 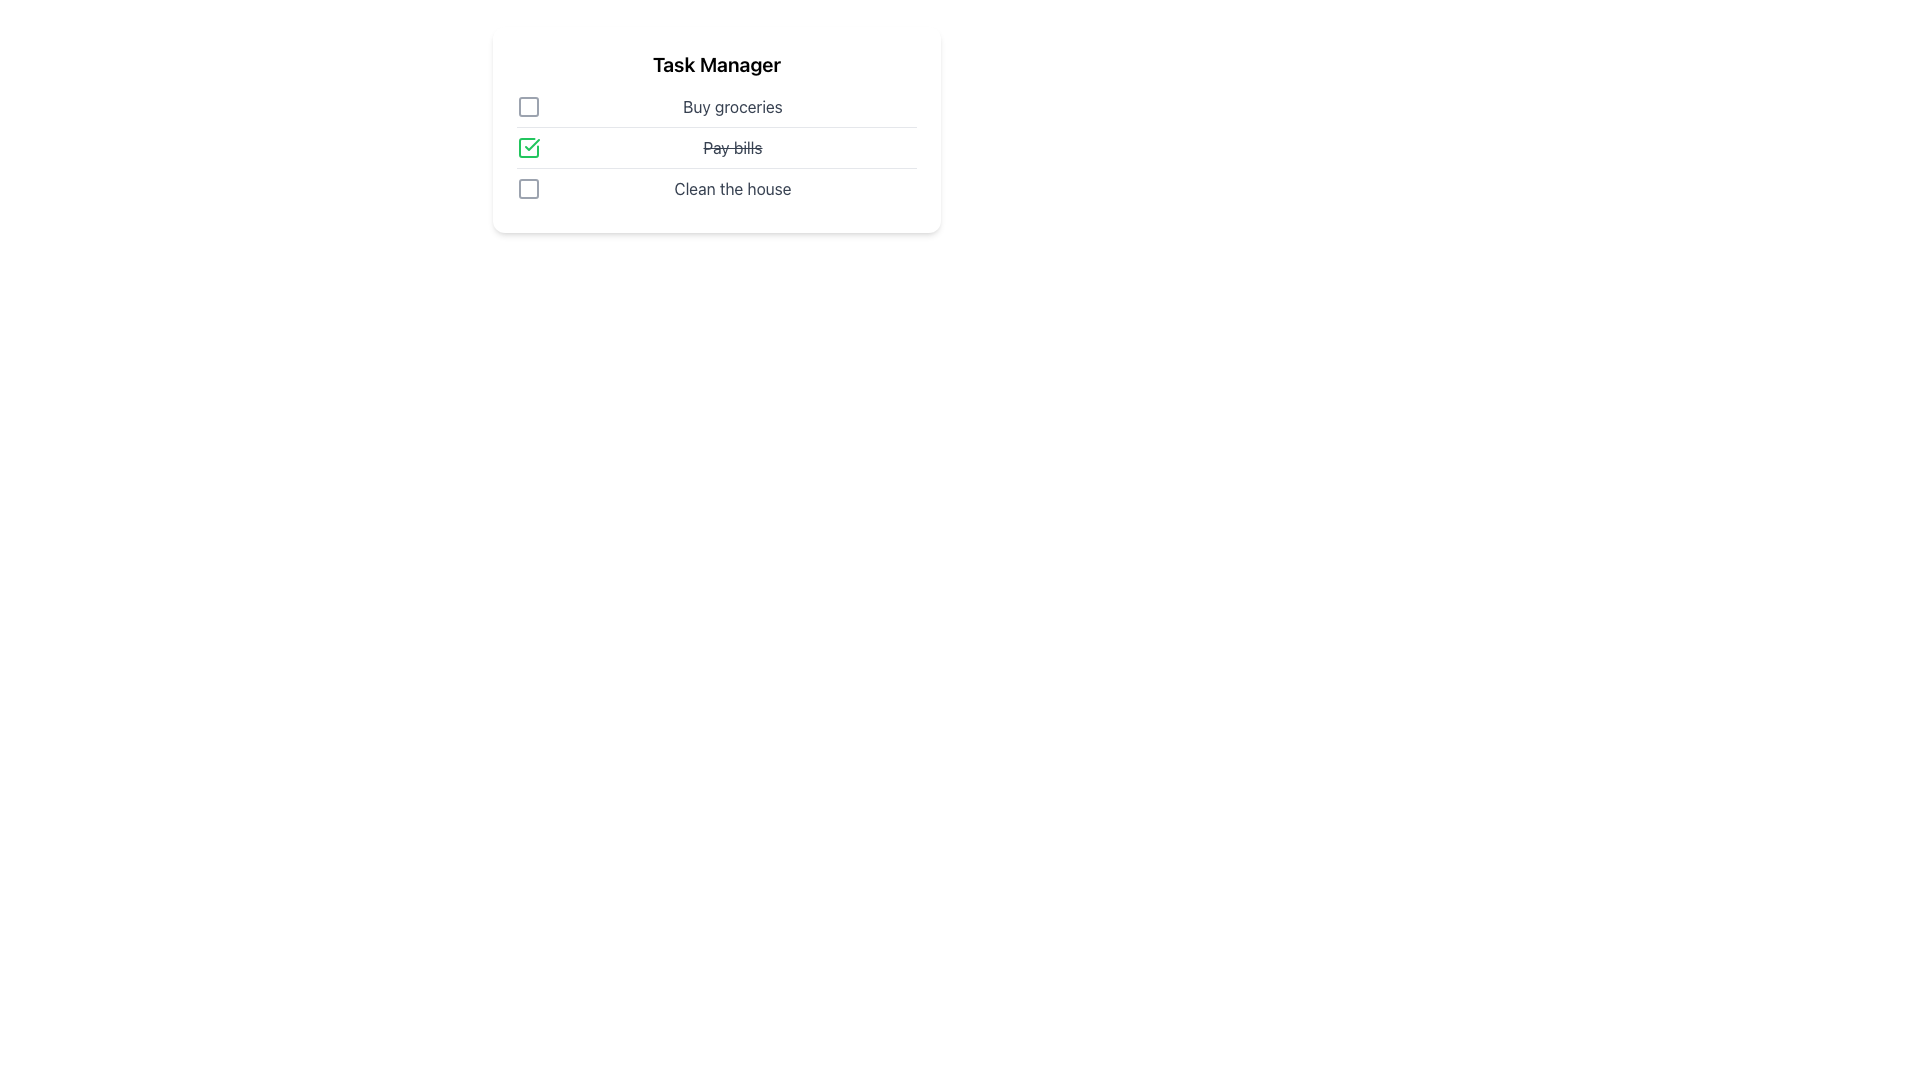 What do you see at coordinates (528, 107) in the screenshot?
I see `the small square icon with rounded corners located to the left of the text 'Buy groceries' at the top of a vertical list to change its state` at bounding box center [528, 107].